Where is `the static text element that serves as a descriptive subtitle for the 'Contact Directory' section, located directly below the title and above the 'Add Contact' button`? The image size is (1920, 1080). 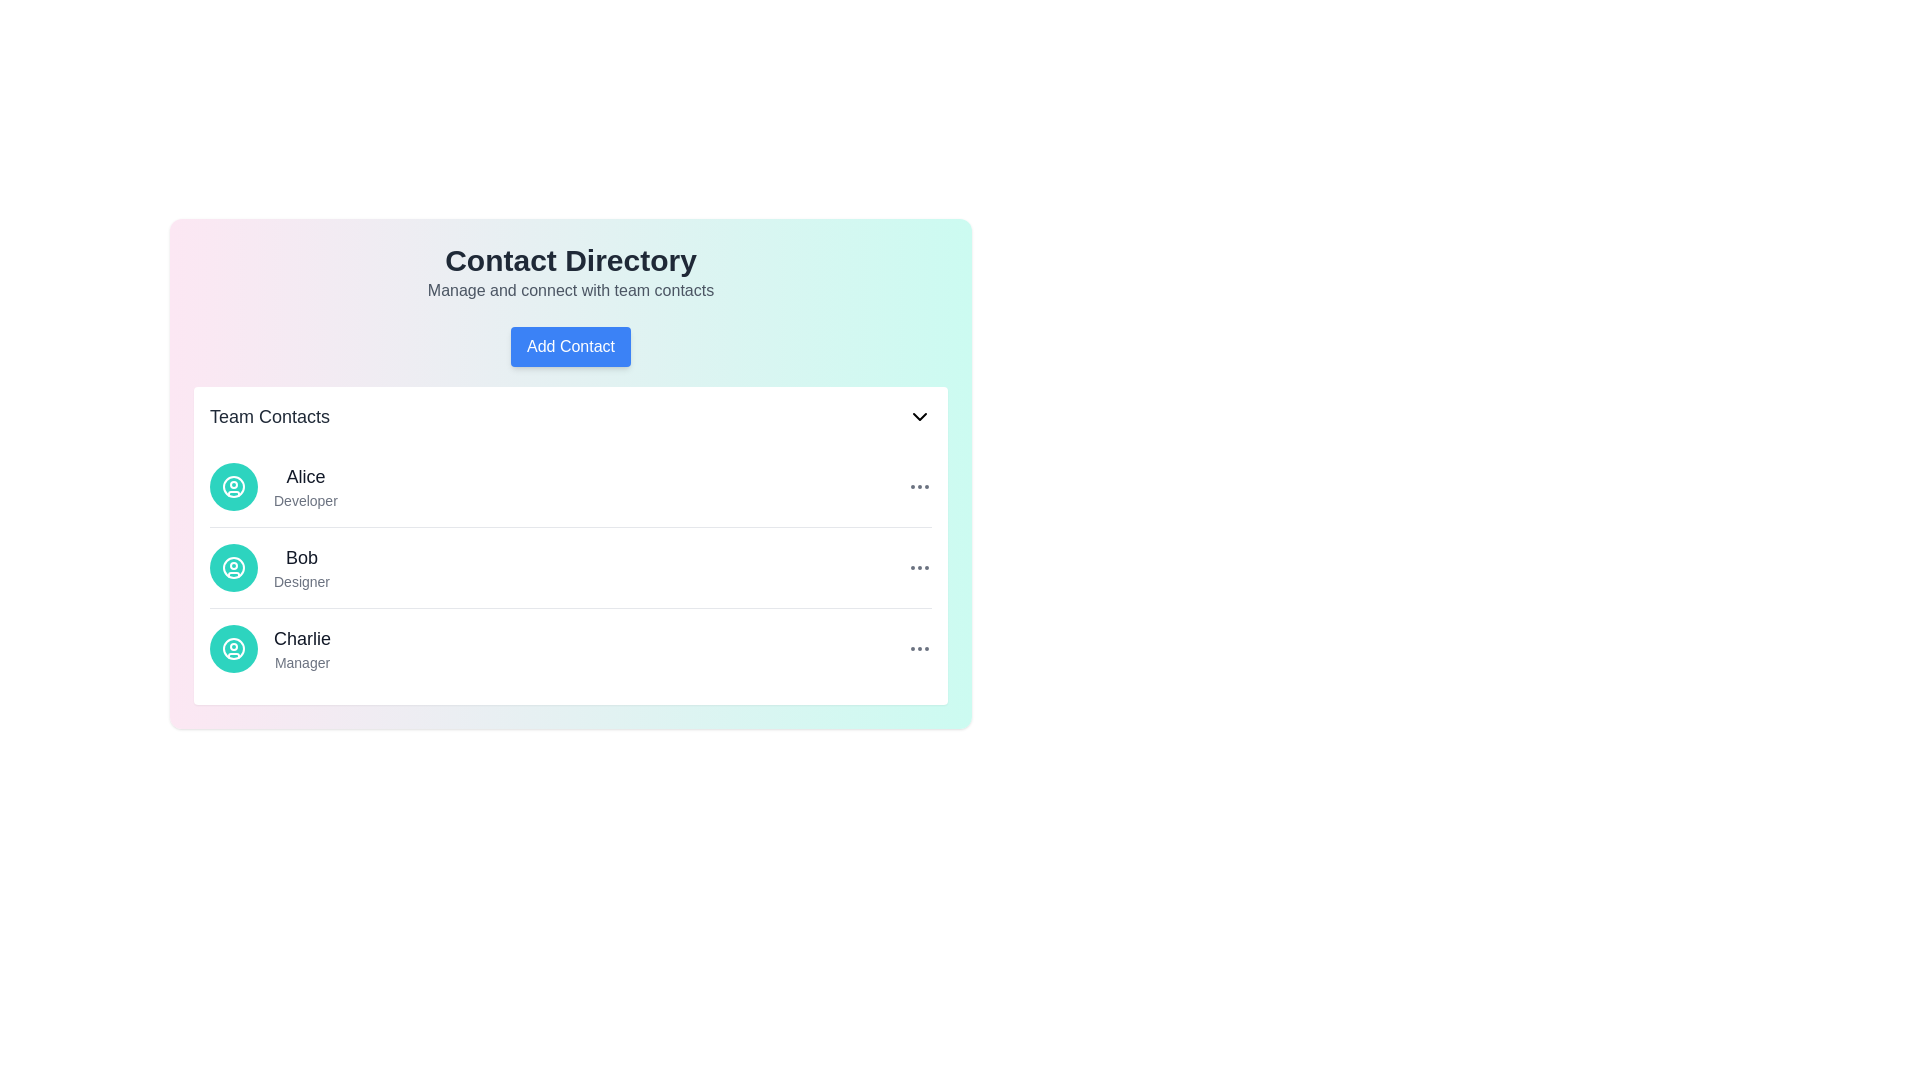 the static text element that serves as a descriptive subtitle for the 'Contact Directory' section, located directly below the title and above the 'Add Contact' button is located at coordinates (570, 290).